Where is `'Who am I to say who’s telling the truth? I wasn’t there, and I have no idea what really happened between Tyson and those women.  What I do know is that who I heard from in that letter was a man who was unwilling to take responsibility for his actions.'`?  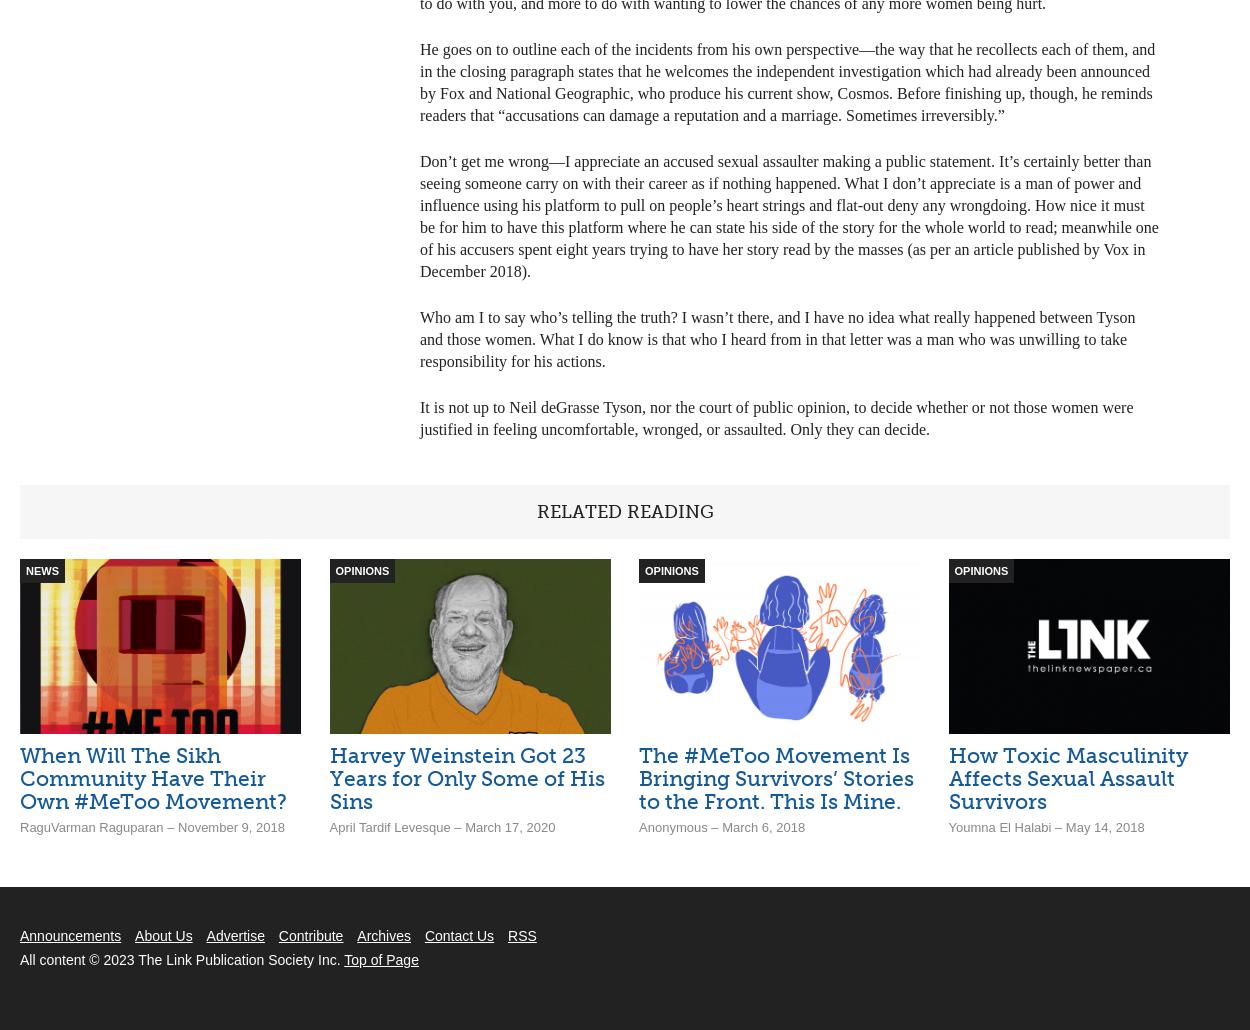
'Who am I to say who’s telling the truth? I wasn’t there, and I have no idea what really happened between Tyson and those women.  What I do know is that who I heard from in that letter was a man who was unwilling to take responsibility for his actions.' is located at coordinates (777, 337).